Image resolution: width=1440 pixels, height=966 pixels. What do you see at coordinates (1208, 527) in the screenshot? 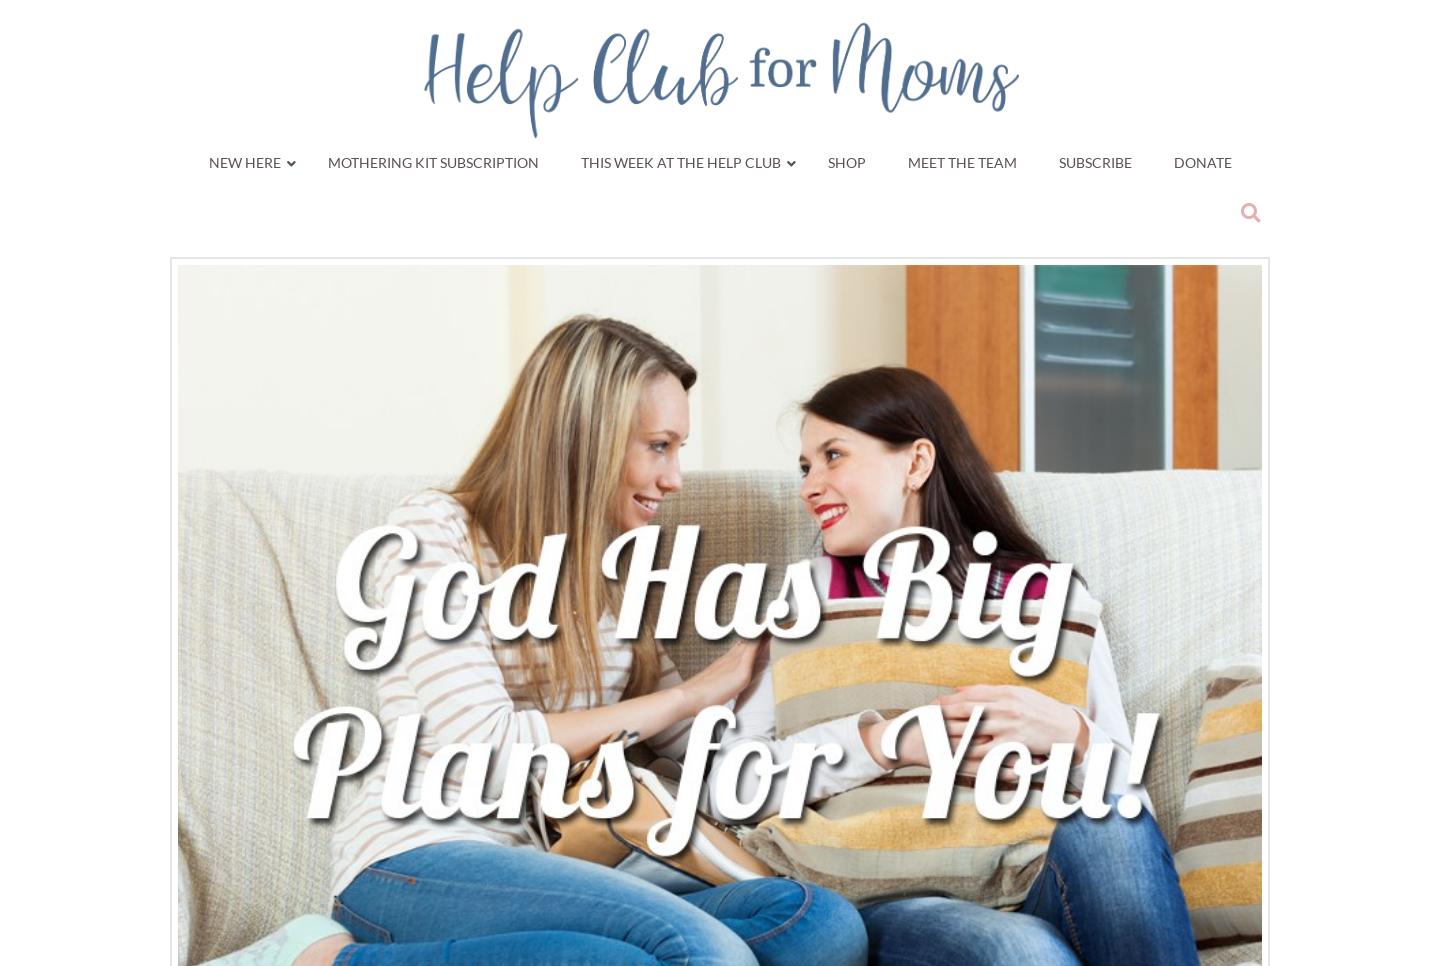
I see `'See more…'` at bounding box center [1208, 527].